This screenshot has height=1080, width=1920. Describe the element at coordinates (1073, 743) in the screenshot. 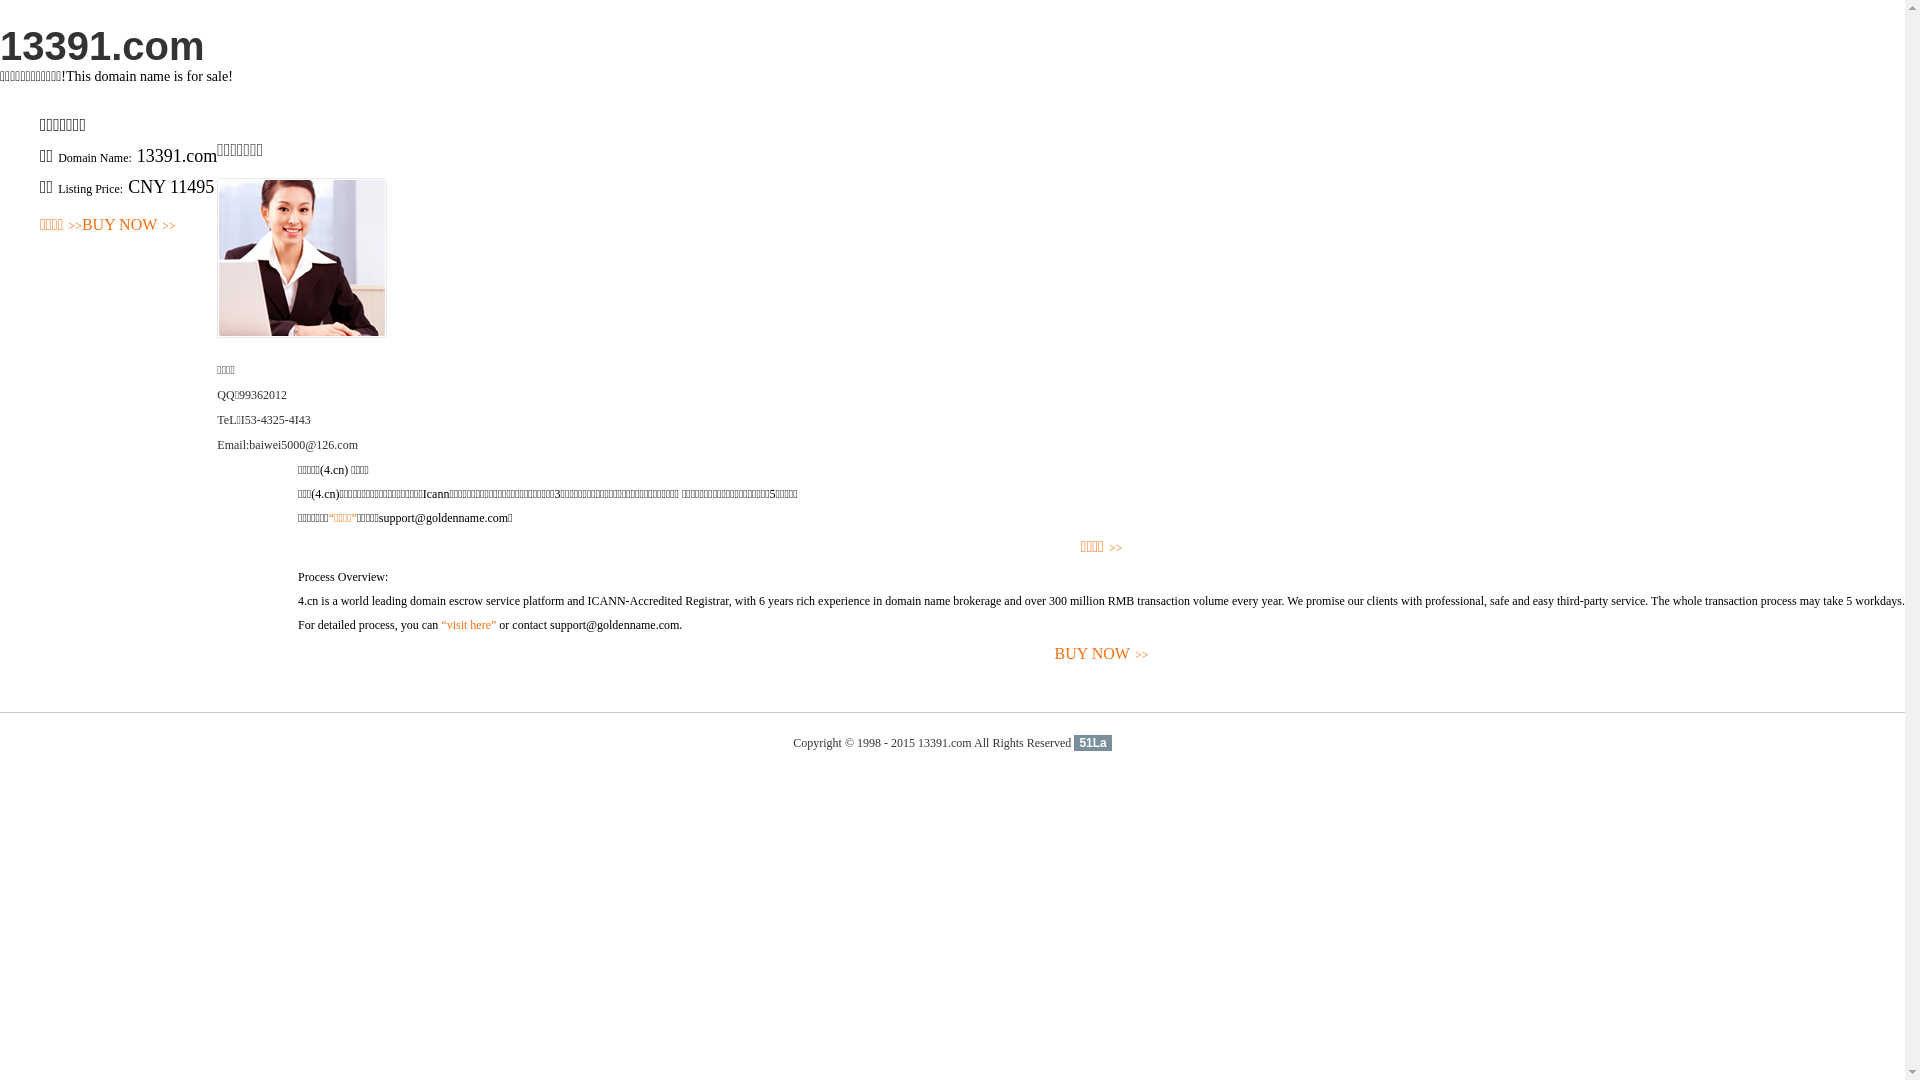

I see `'51La'` at that location.